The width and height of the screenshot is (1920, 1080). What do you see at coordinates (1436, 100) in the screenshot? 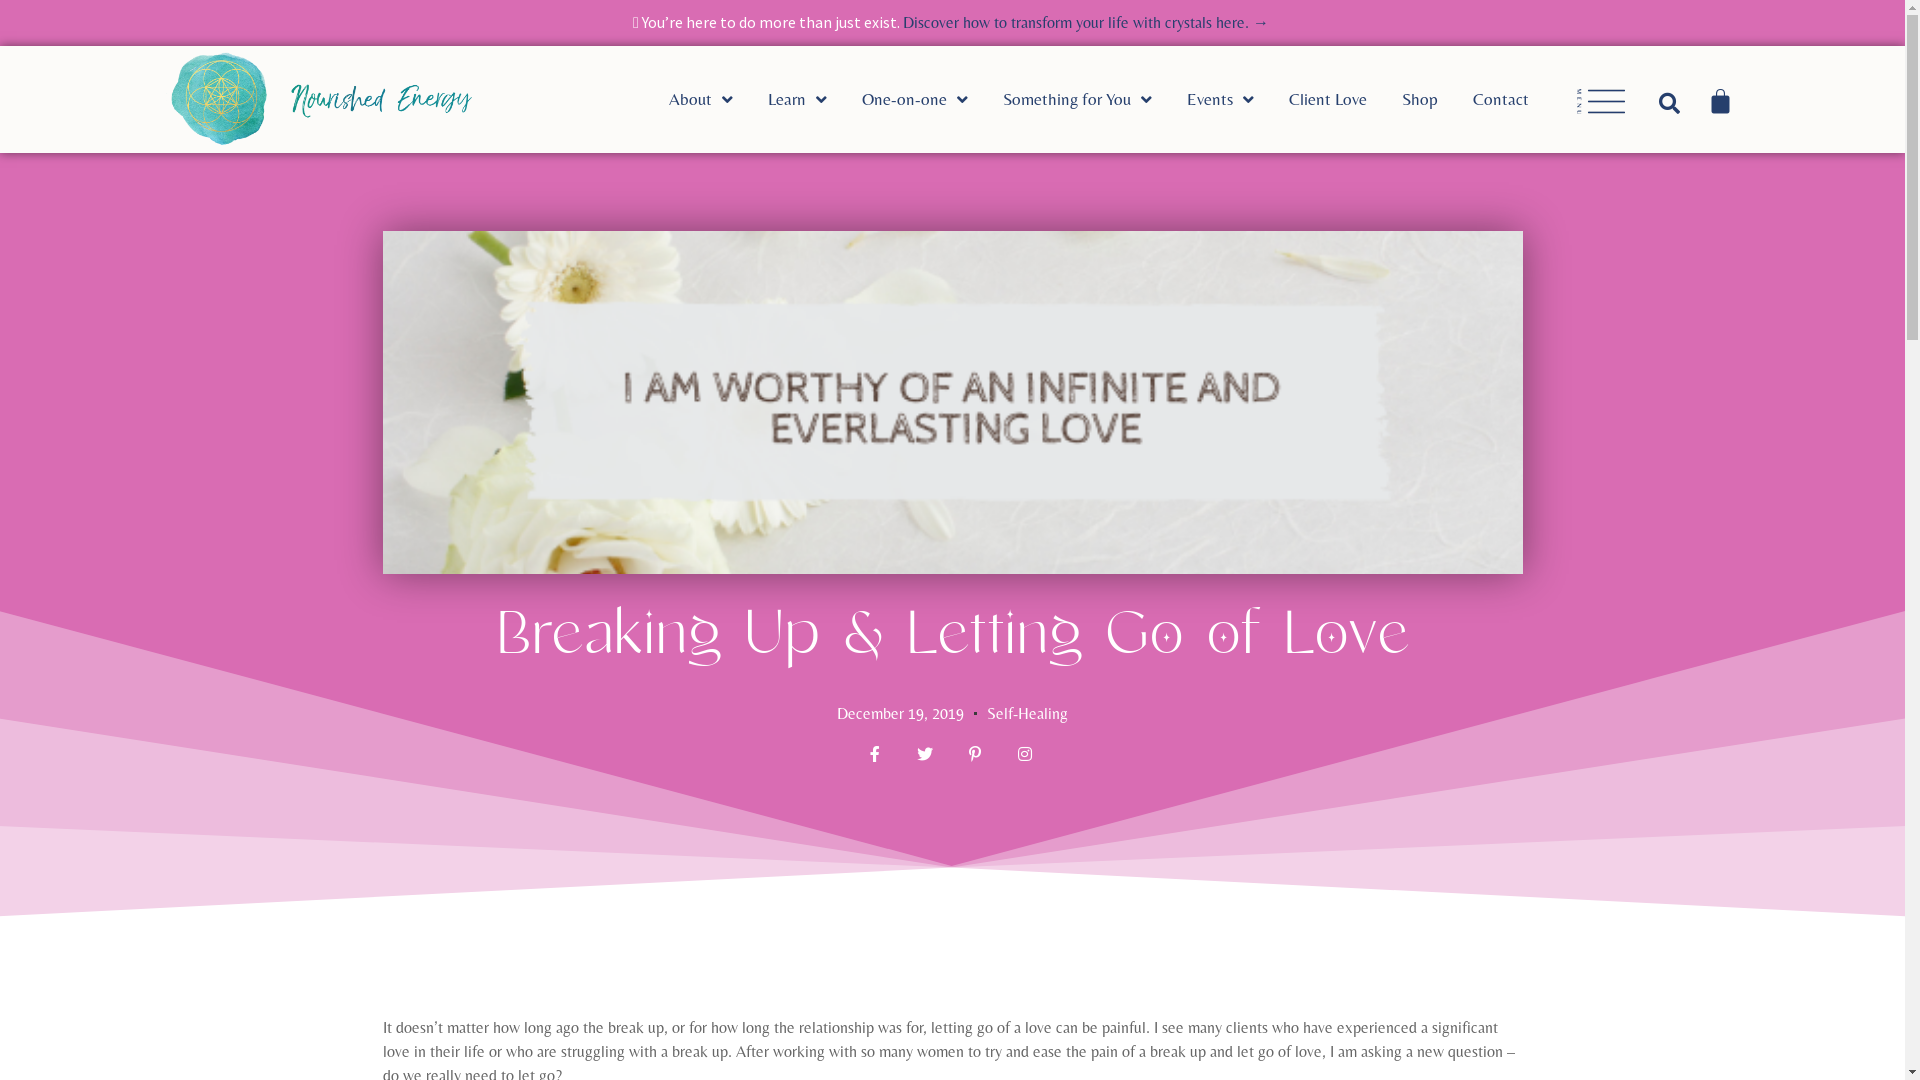
I see `'Shop'` at bounding box center [1436, 100].